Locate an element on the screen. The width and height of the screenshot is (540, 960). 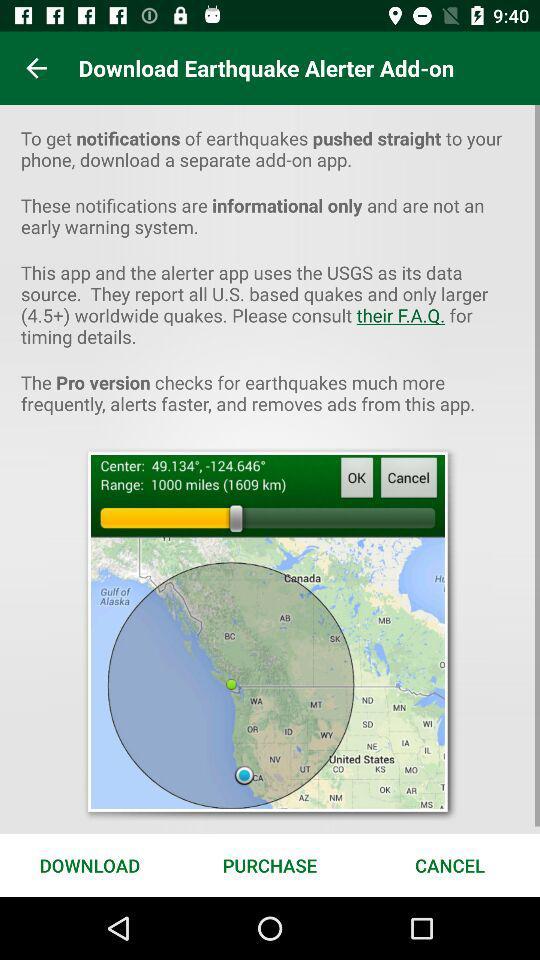
the item next to cancel item is located at coordinates (270, 864).